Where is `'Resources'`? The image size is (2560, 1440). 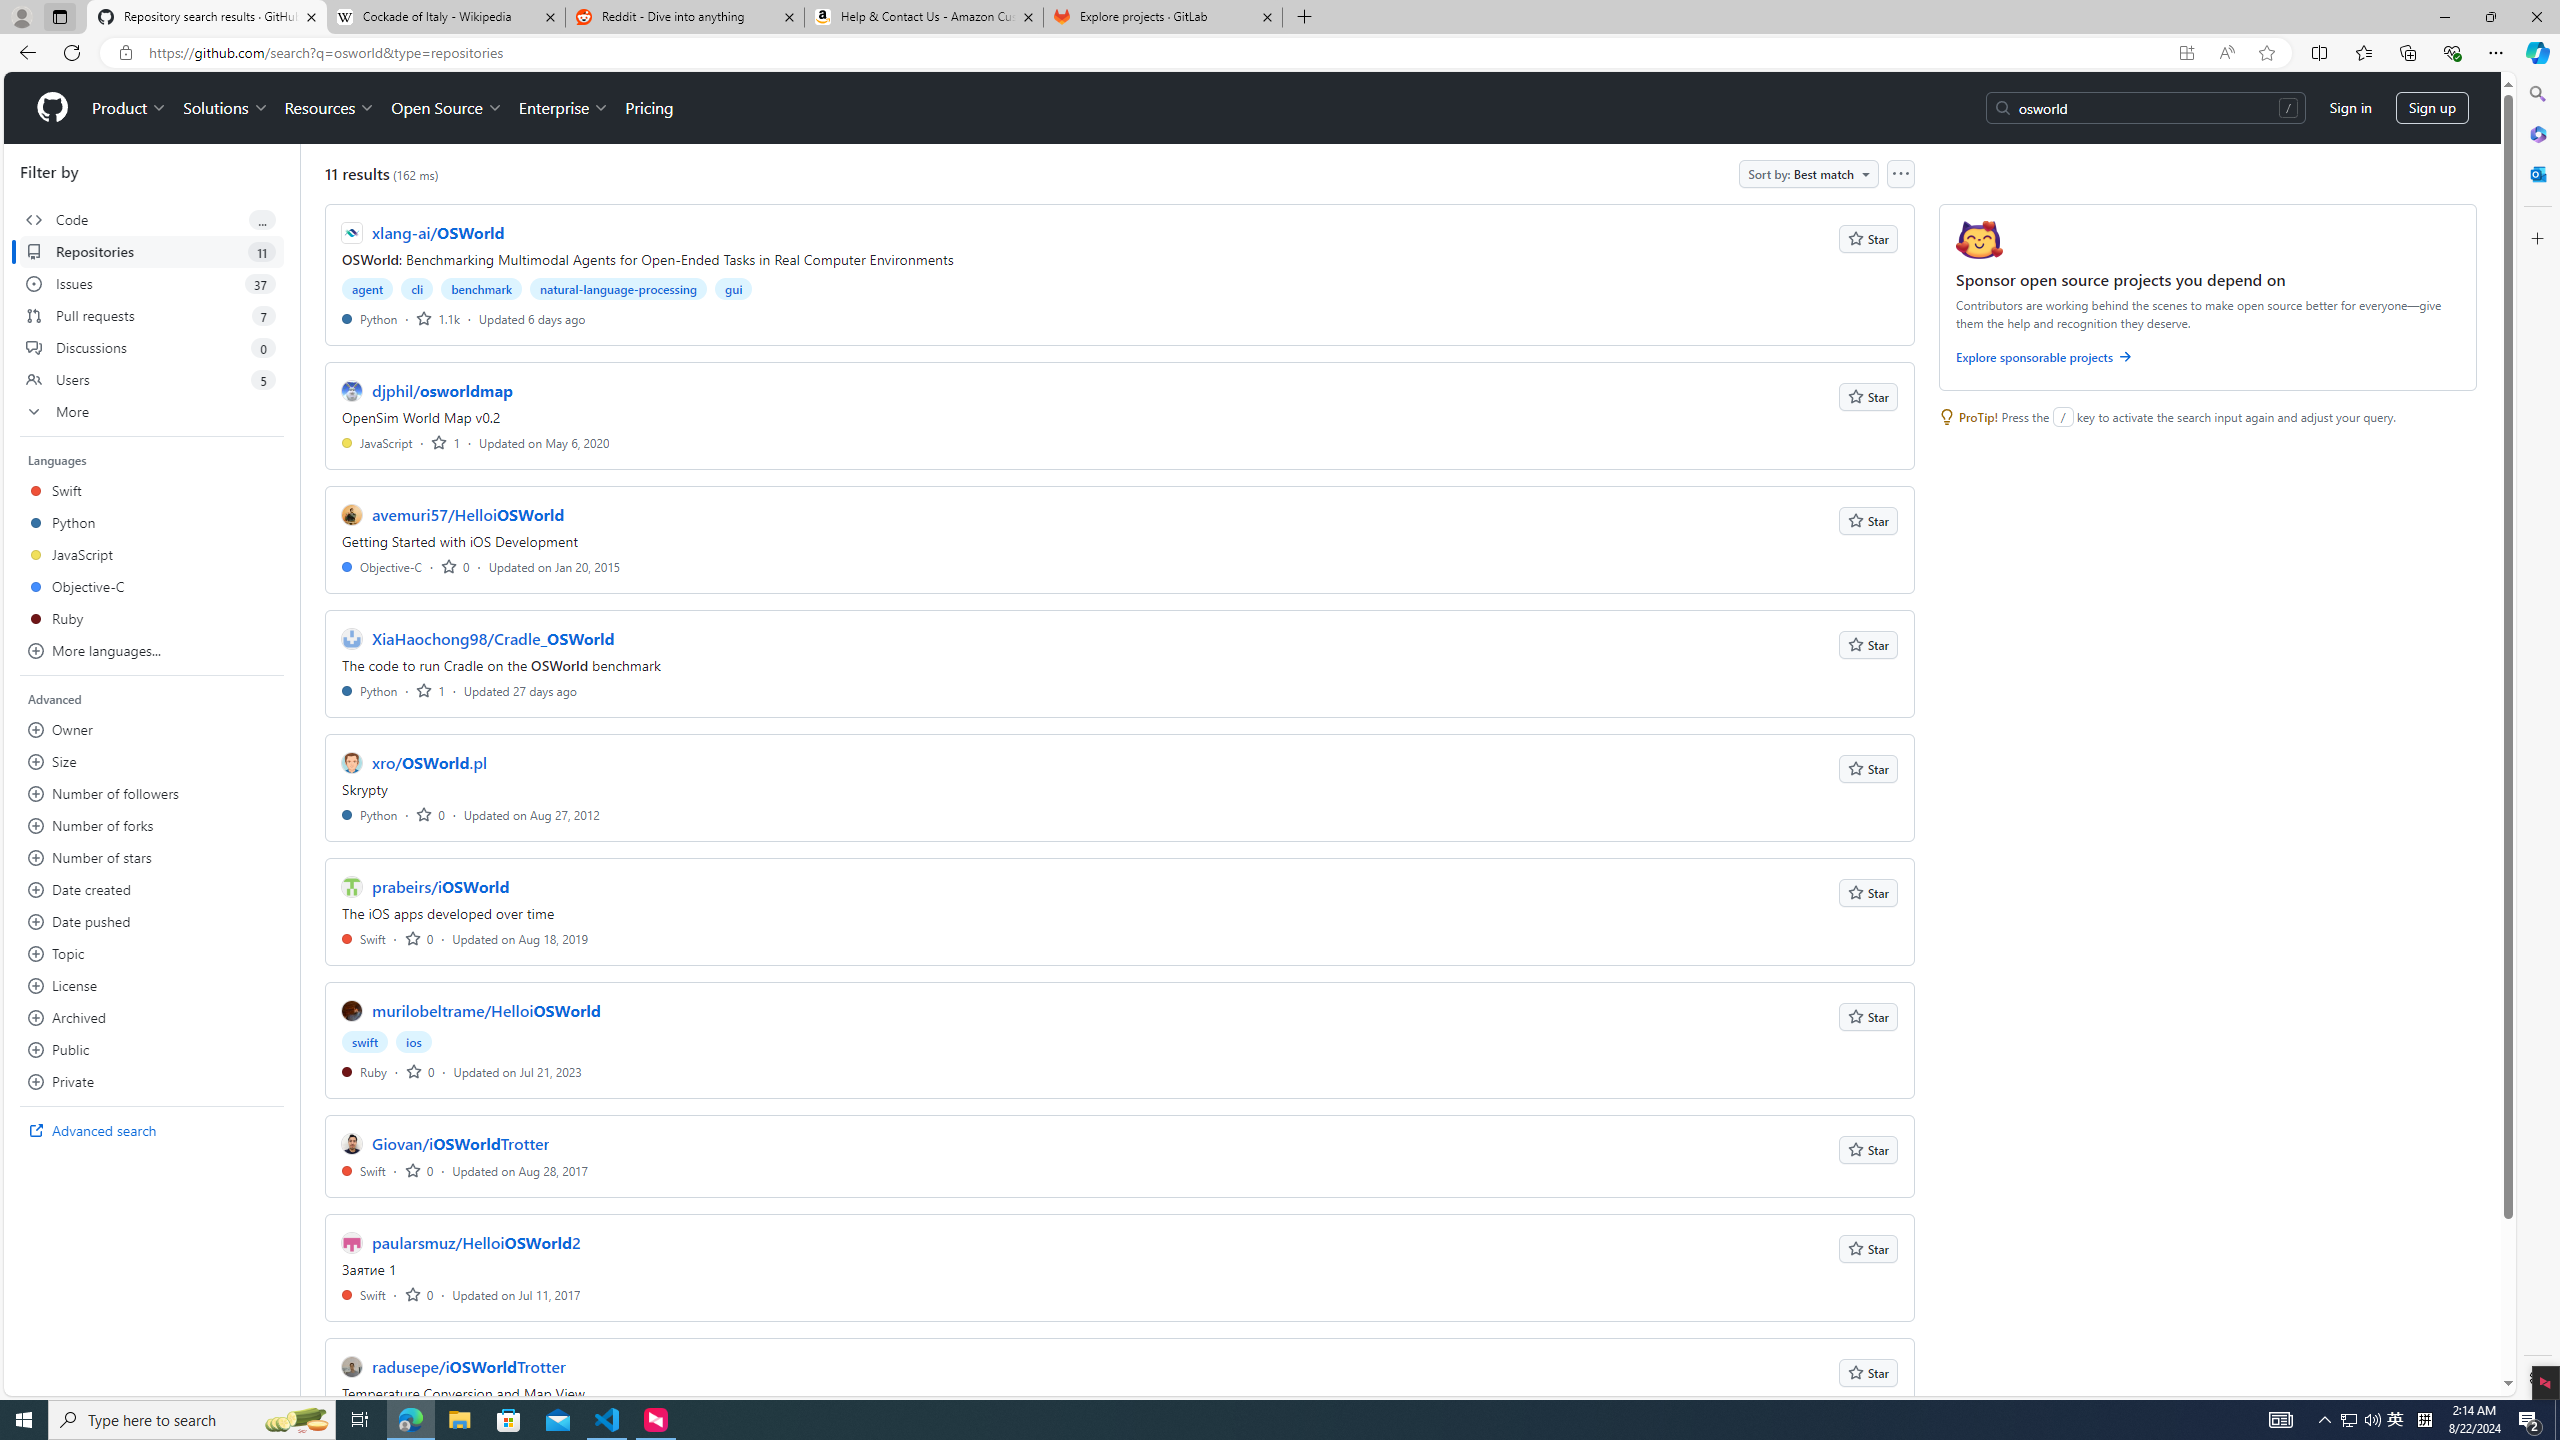
'Resources' is located at coordinates (330, 107).